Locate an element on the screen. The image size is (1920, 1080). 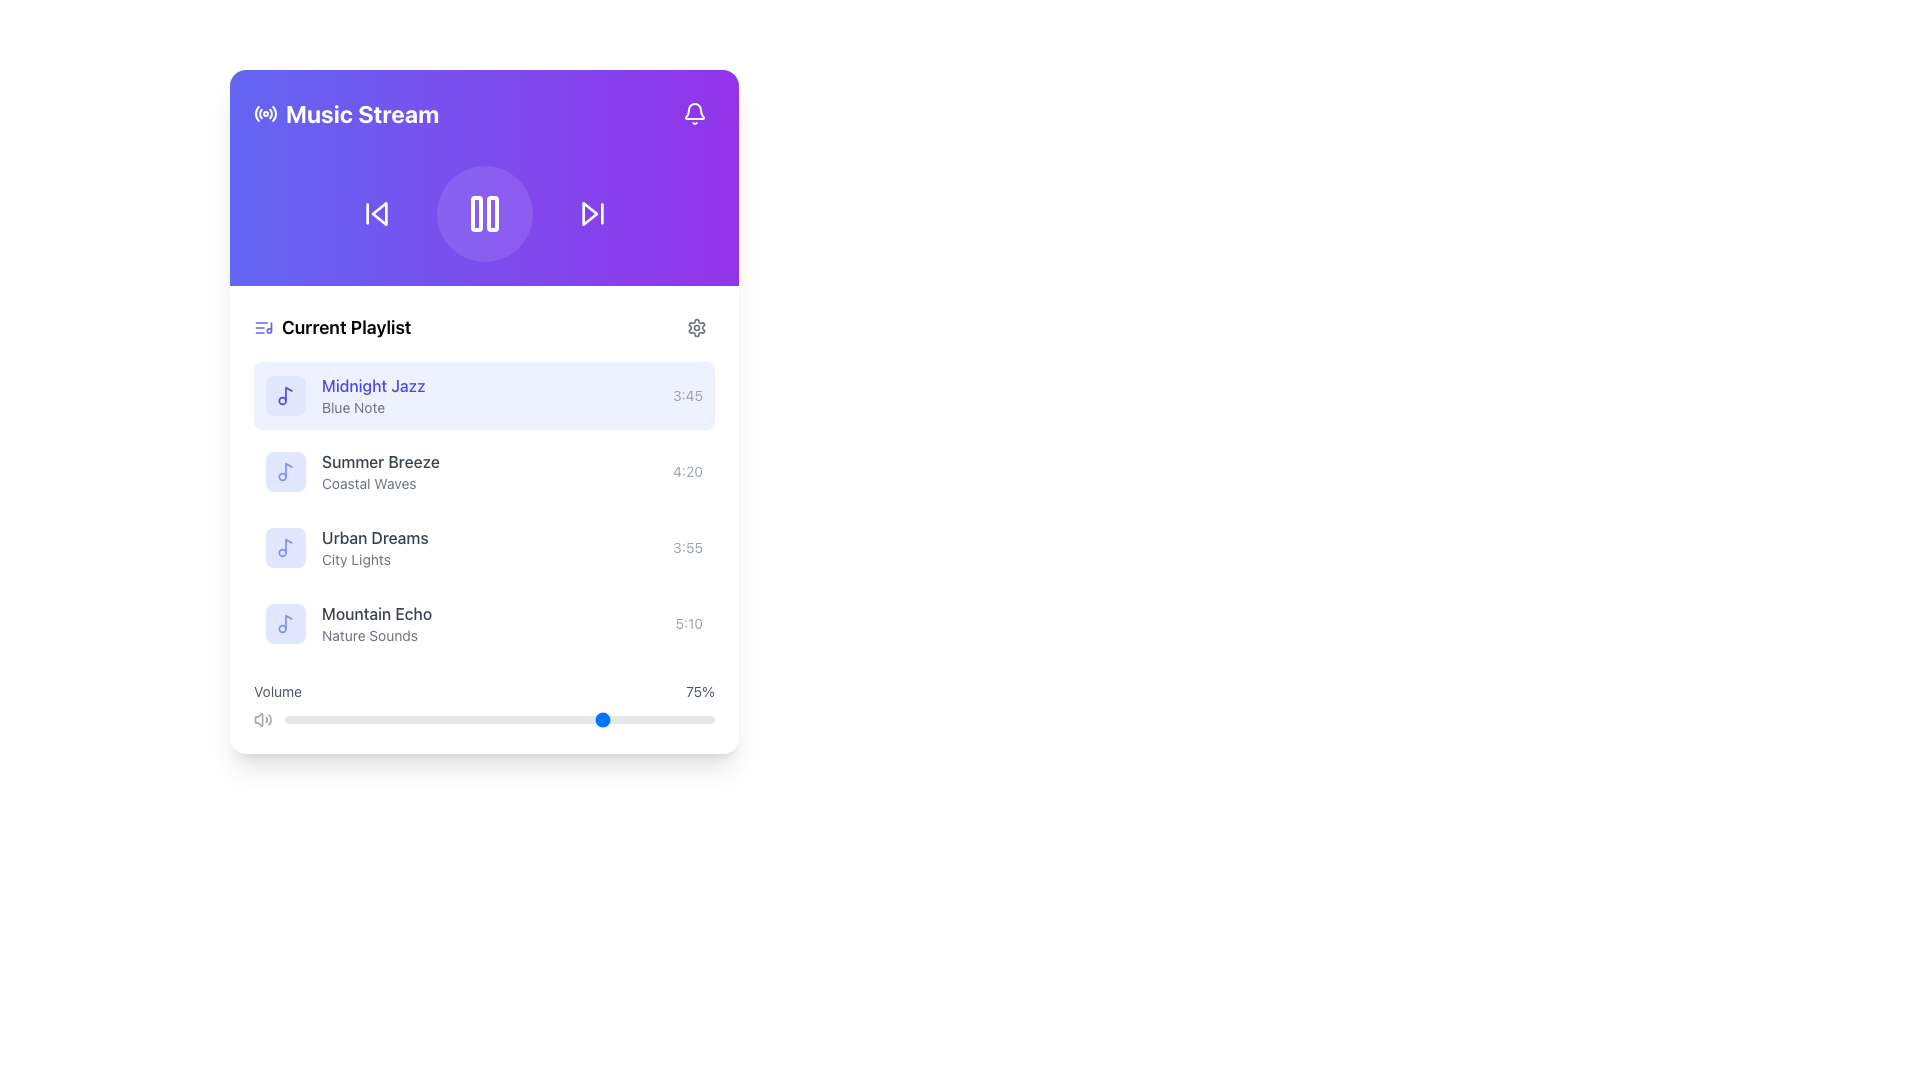
the third item in the vertical playlist that represents a song is located at coordinates (484, 547).